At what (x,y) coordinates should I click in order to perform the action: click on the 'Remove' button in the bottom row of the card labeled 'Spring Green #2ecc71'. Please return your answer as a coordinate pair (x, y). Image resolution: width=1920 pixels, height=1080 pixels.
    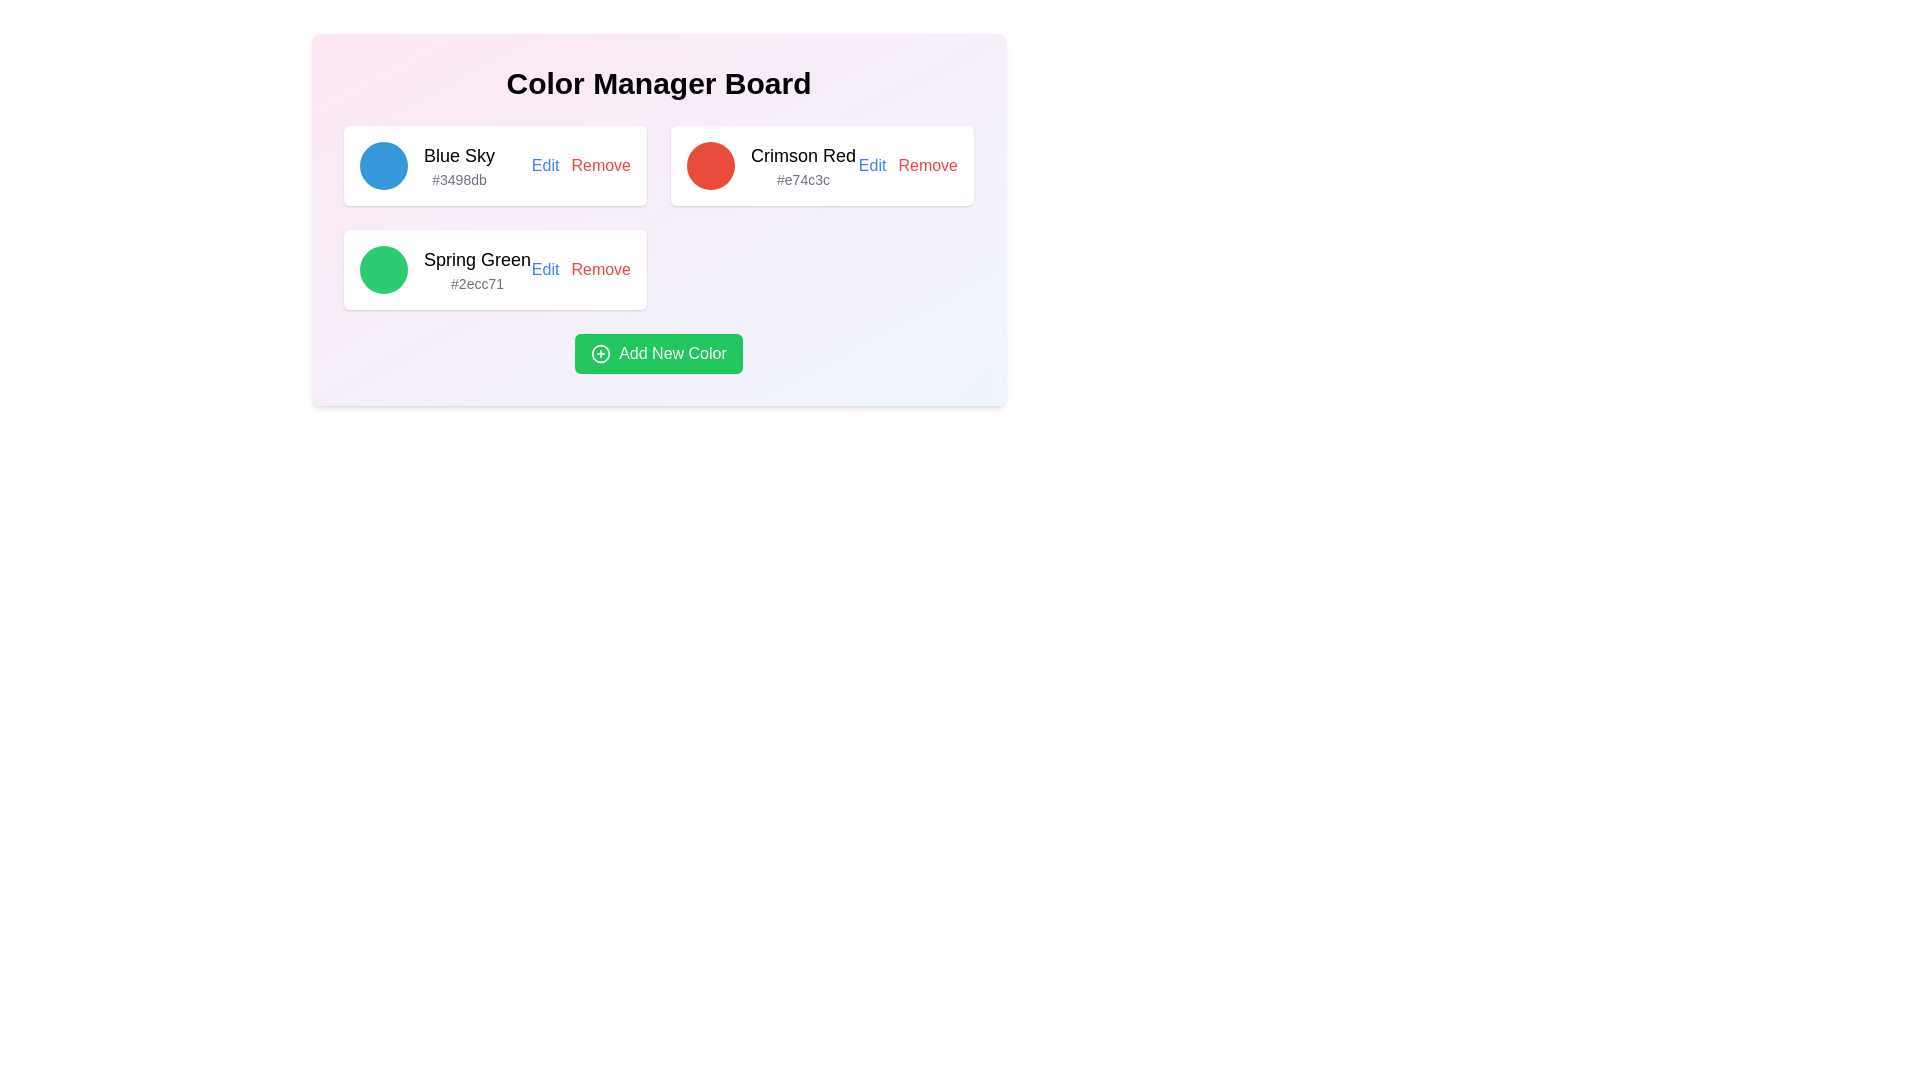
    Looking at the image, I should click on (580, 270).